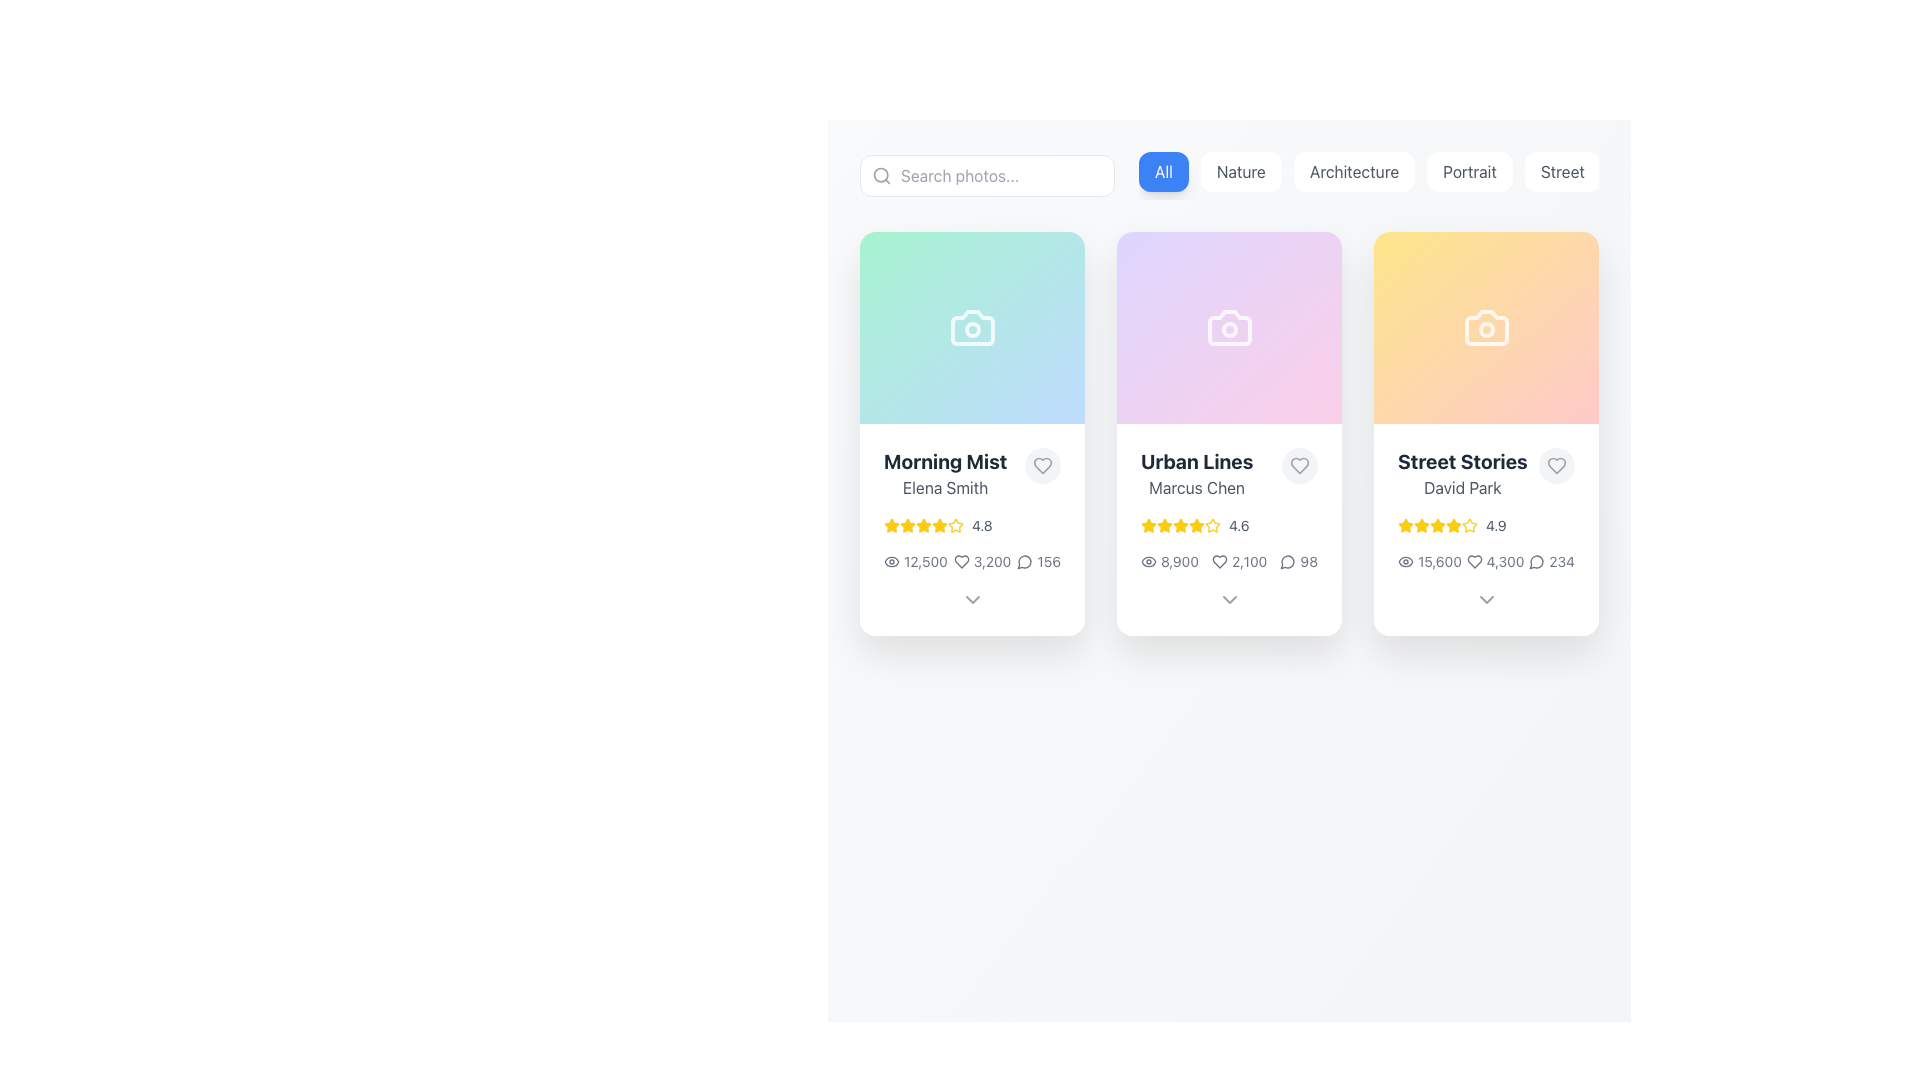  What do you see at coordinates (972, 562) in the screenshot?
I see `the Text-label group with icons displaying view count, likes count, and comment count located at the bottom of the 'Morning Mist' card` at bounding box center [972, 562].